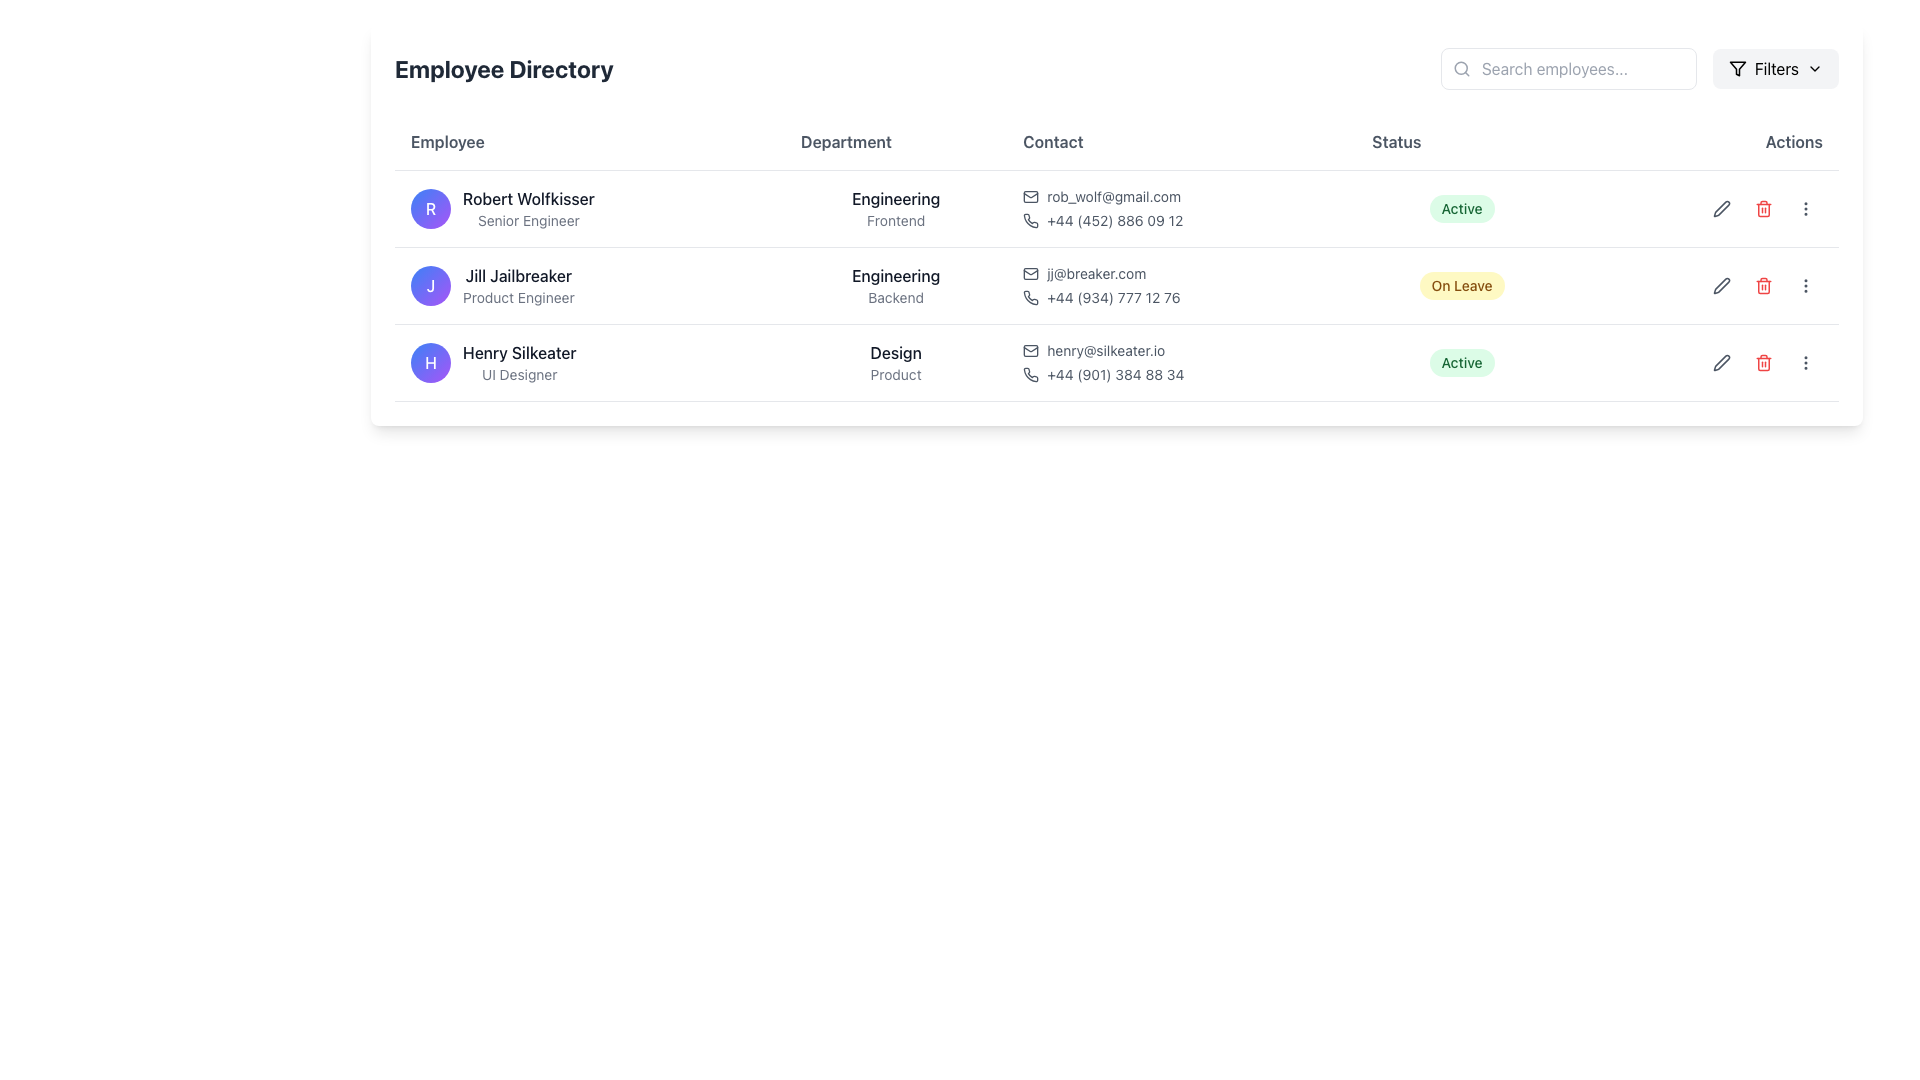  What do you see at coordinates (1181, 285) in the screenshot?
I see `the contact details presented in the Text and icon group for employee Jill Jailbreaker, which includes an email address and a phone number` at bounding box center [1181, 285].